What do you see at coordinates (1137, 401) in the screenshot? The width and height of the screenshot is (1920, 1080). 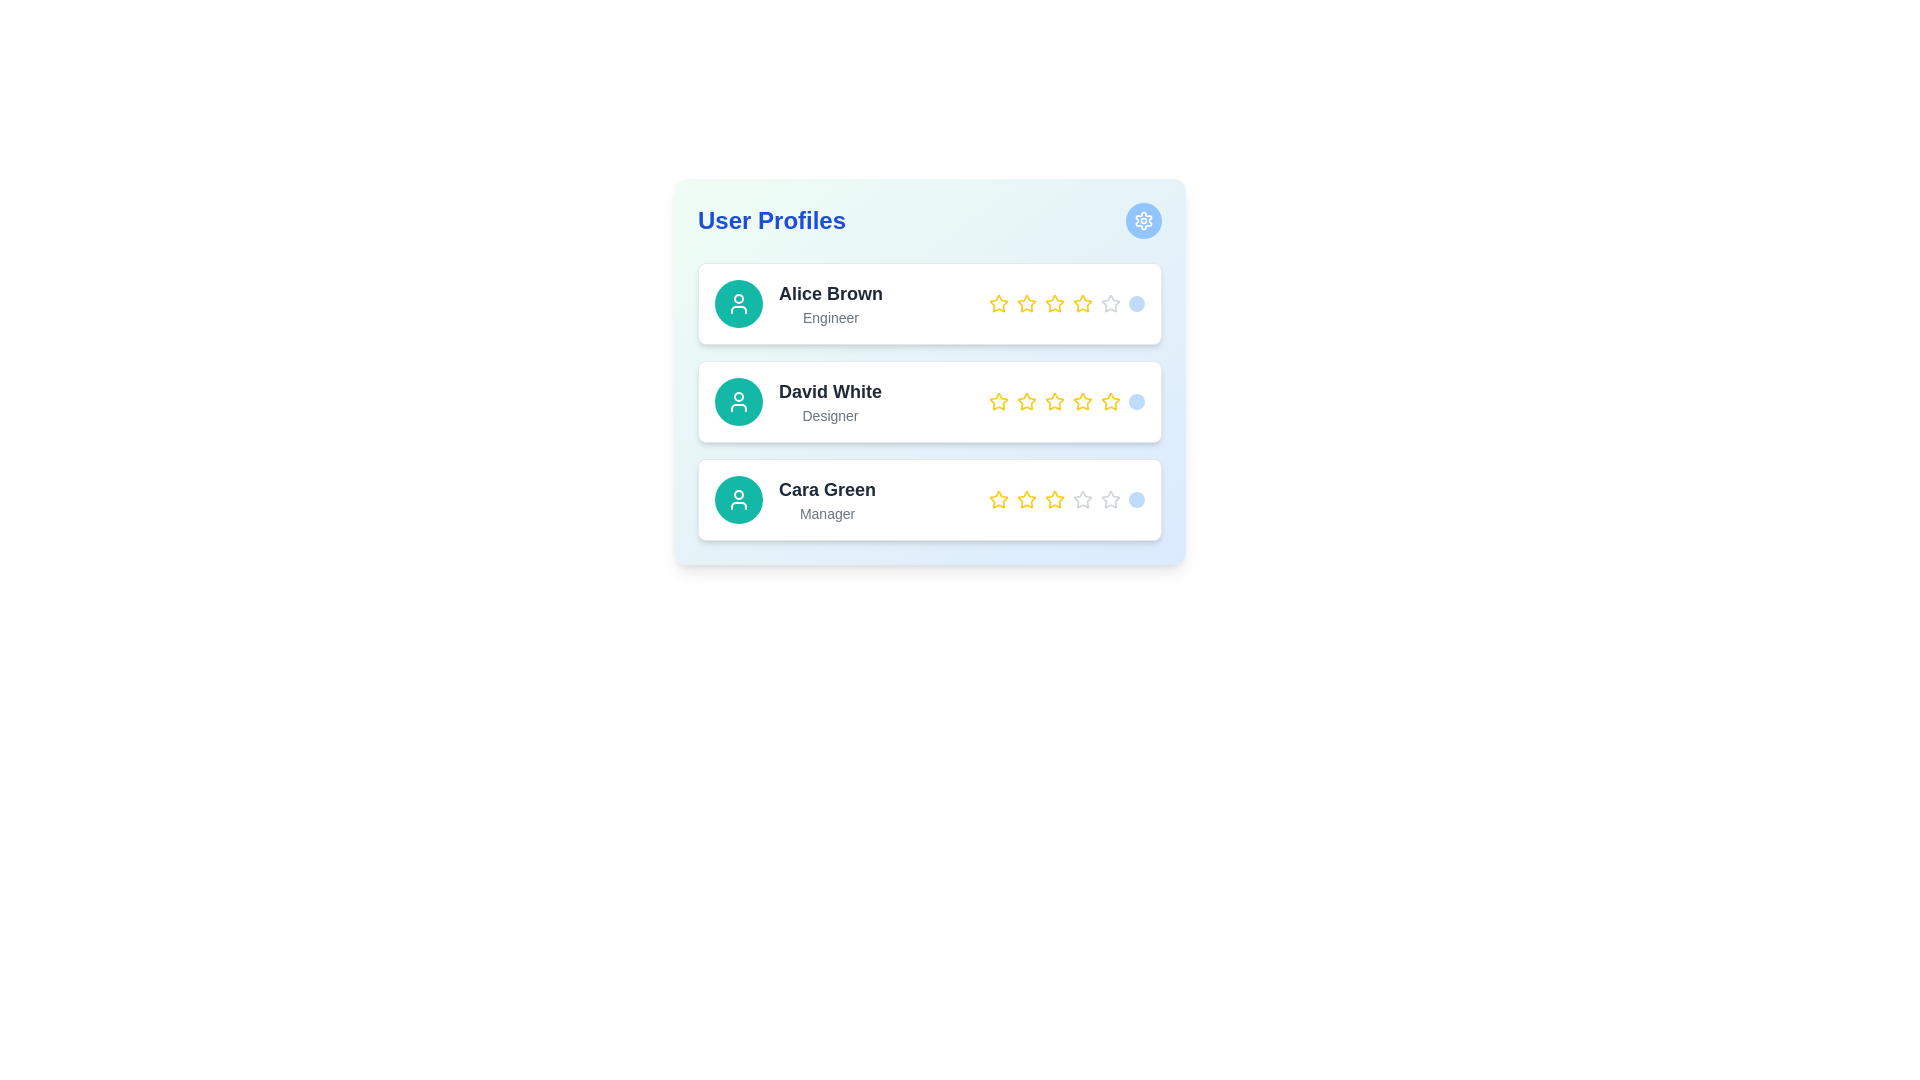 I see `the interactive button for submitting or confirming the rating for user 'David White', located at the far right of the rating stars row` at bounding box center [1137, 401].